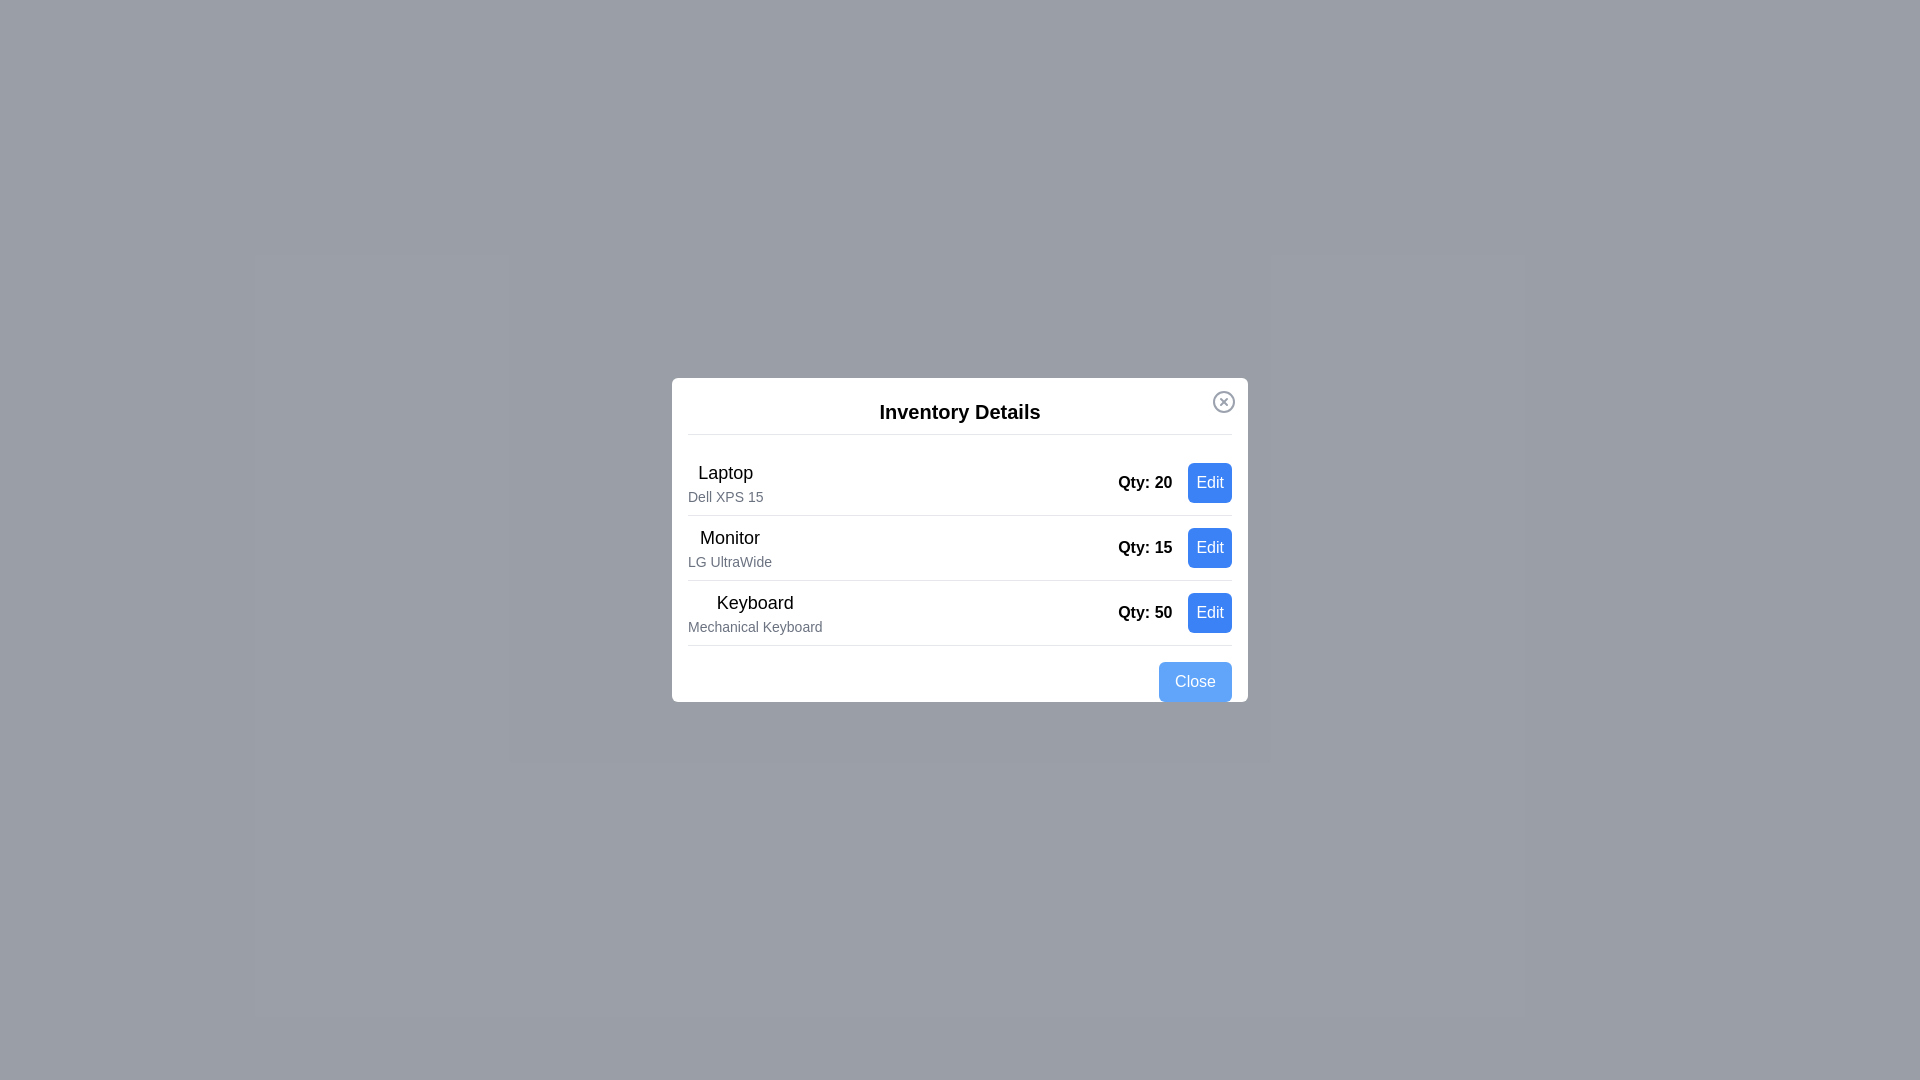 Image resolution: width=1920 pixels, height=1080 pixels. I want to click on the 'Edit' button for the item 'Monitor', so click(1208, 547).